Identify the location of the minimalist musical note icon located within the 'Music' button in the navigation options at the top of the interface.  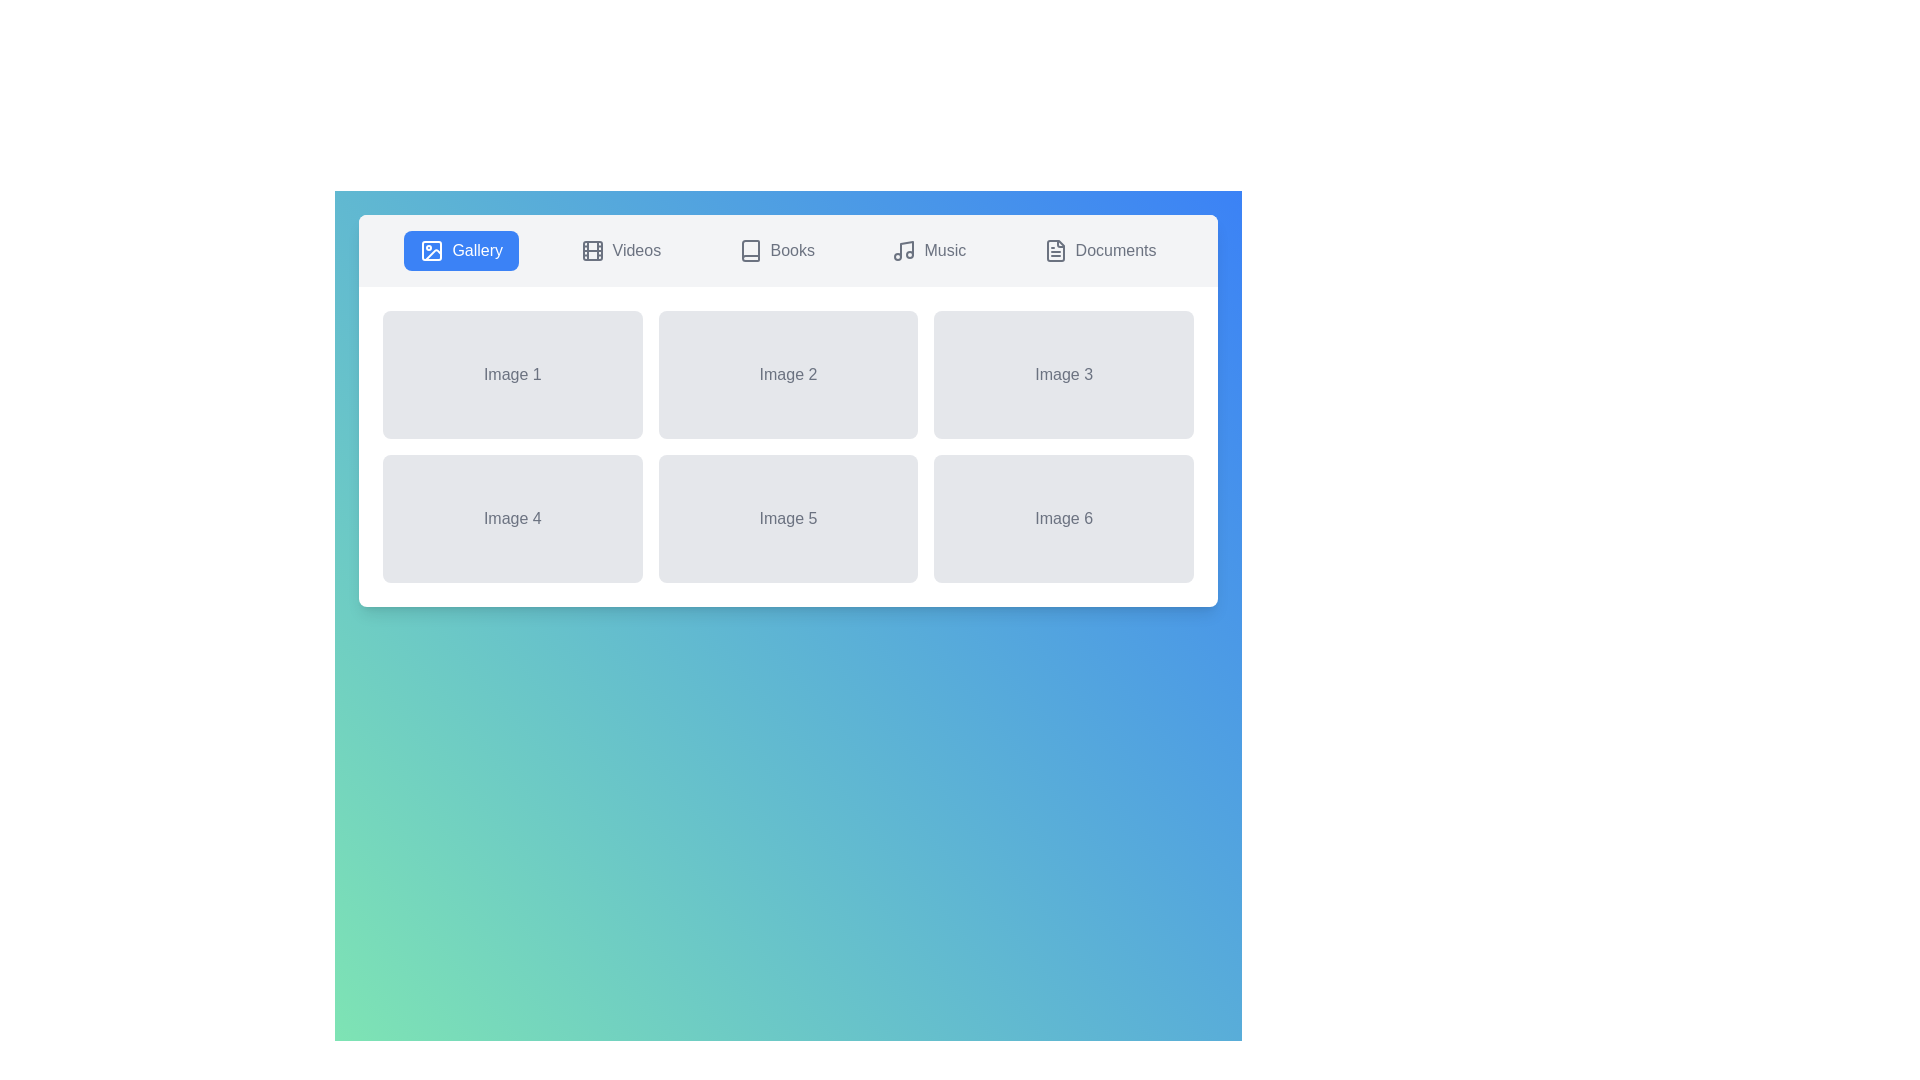
(903, 249).